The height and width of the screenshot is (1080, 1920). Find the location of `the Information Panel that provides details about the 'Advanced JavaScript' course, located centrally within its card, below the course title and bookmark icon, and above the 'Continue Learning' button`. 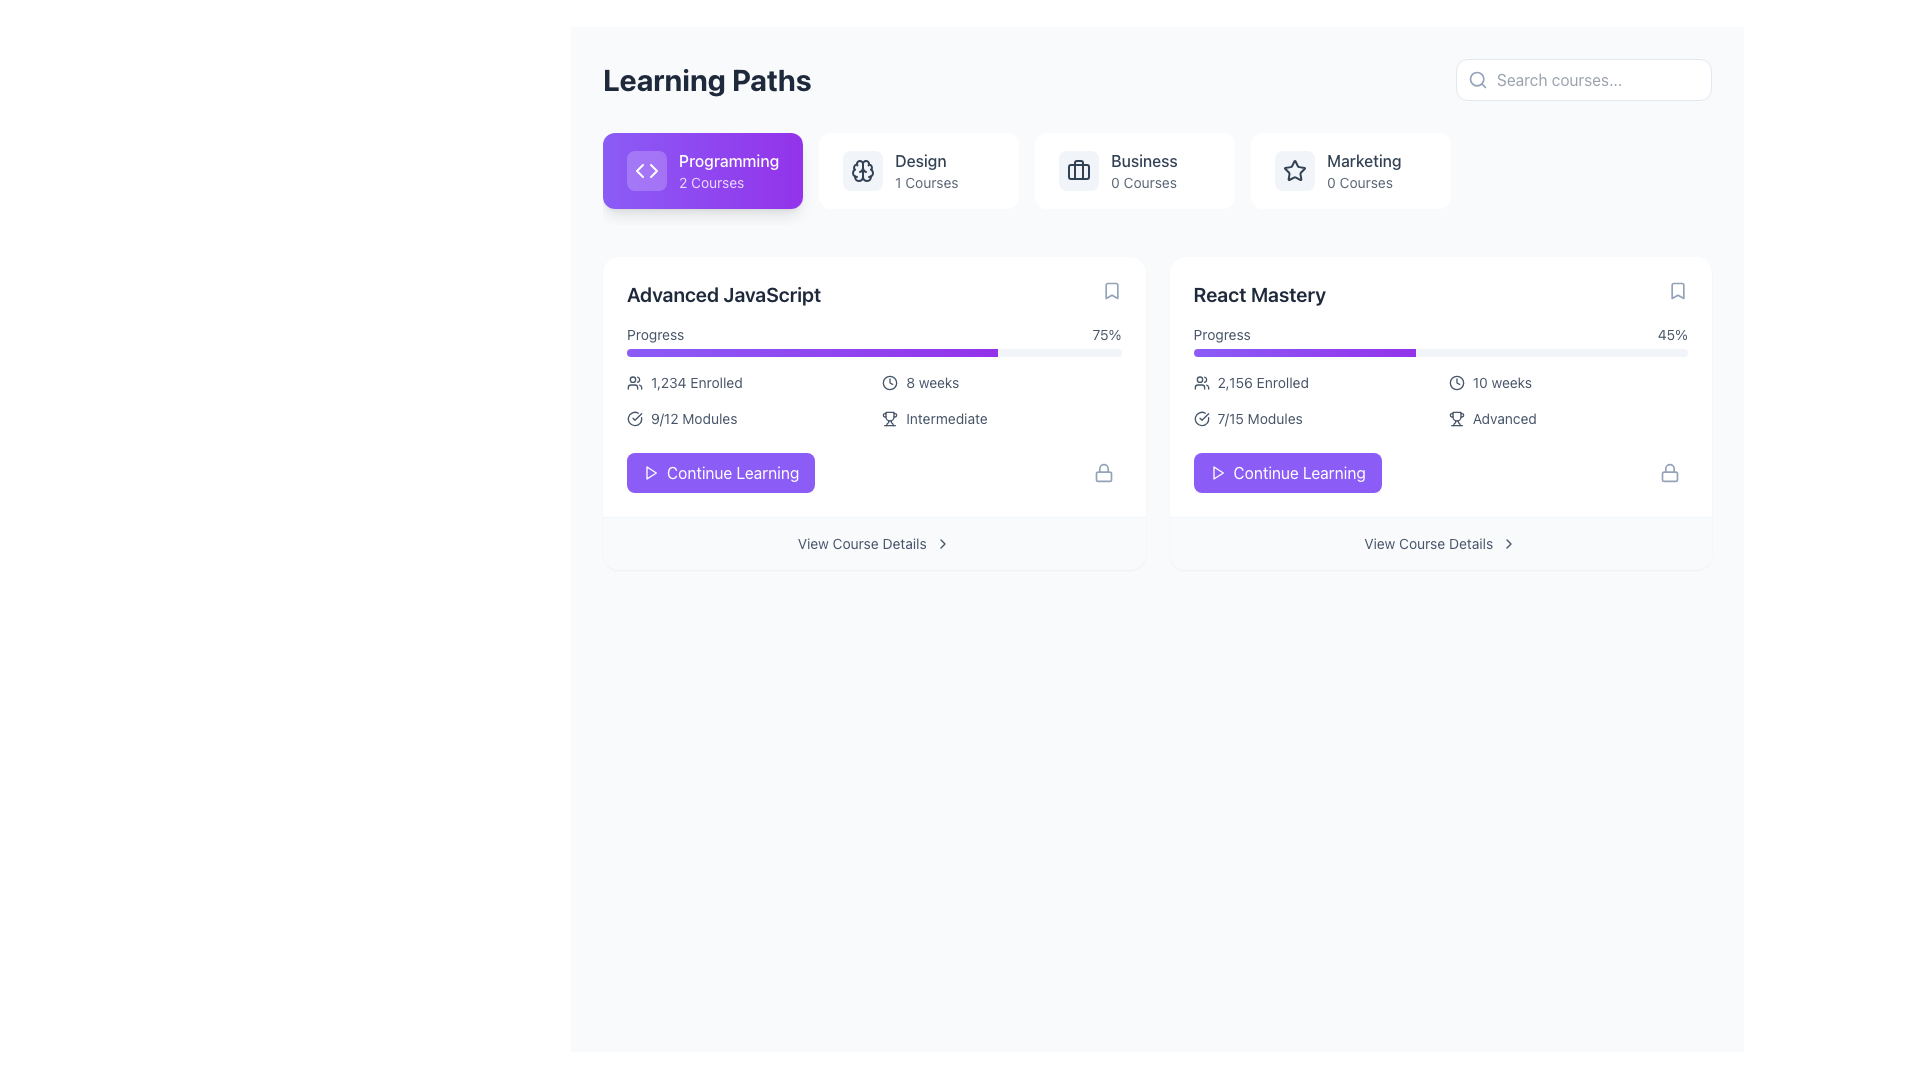

the Information Panel that provides details about the 'Advanced JavaScript' course, located centrally within its card, below the course title and bookmark icon, and above the 'Continue Learning' button is located at coordinates (874, 377).